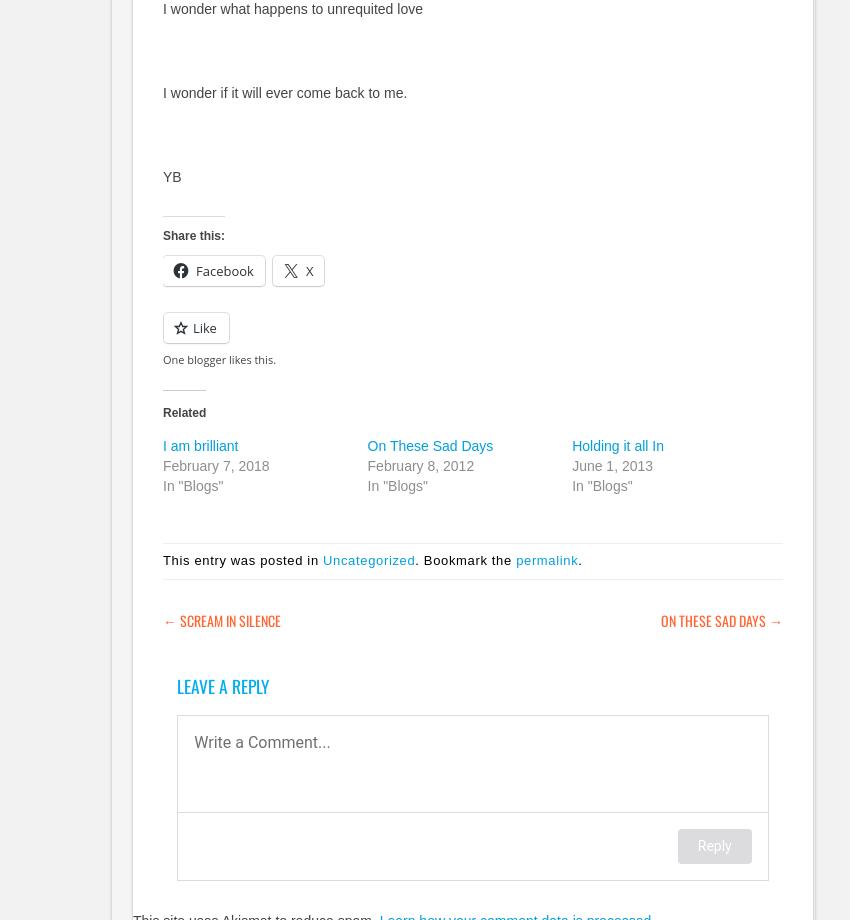  Describe the element at coordinates (224, 270) in the screenshot. I see `'Facebook'` at that location.